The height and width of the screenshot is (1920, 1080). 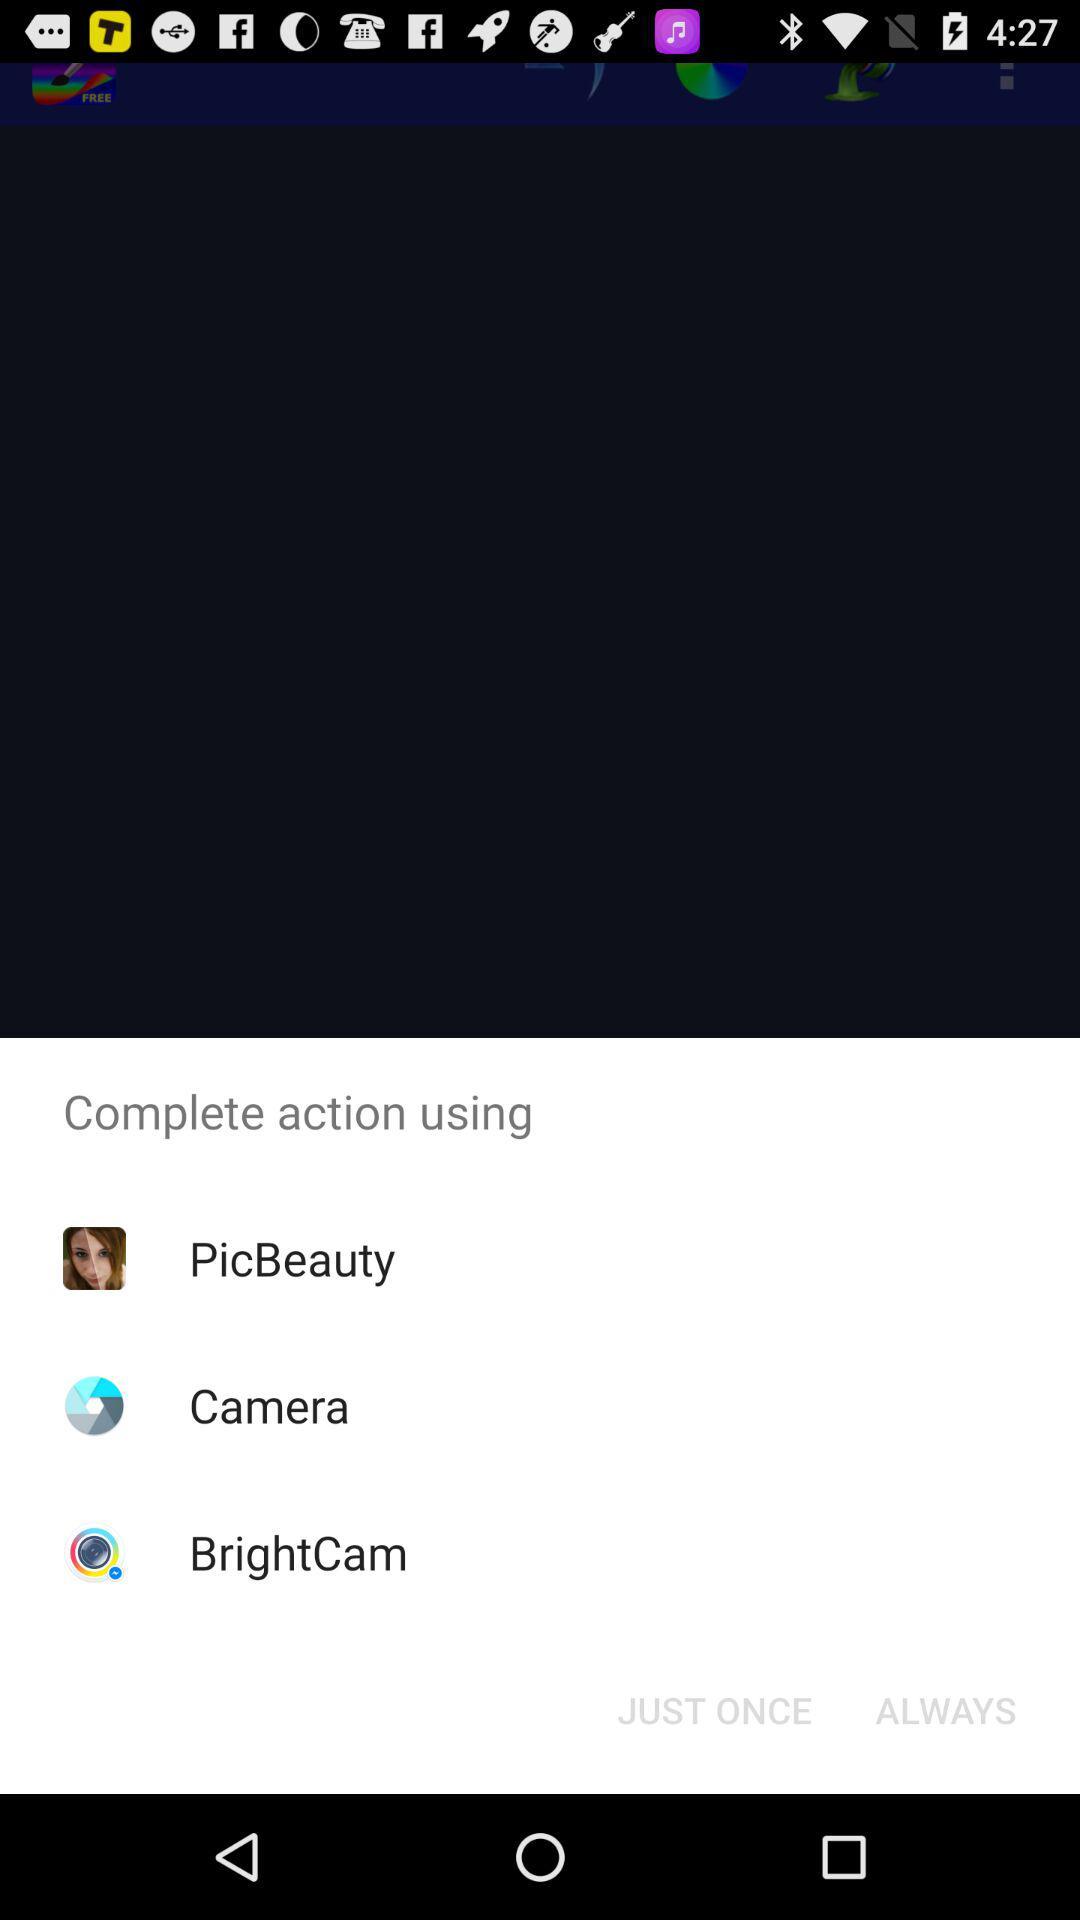 I want to click on the icon below the picbeauty app, so click(x=268, y=1404).